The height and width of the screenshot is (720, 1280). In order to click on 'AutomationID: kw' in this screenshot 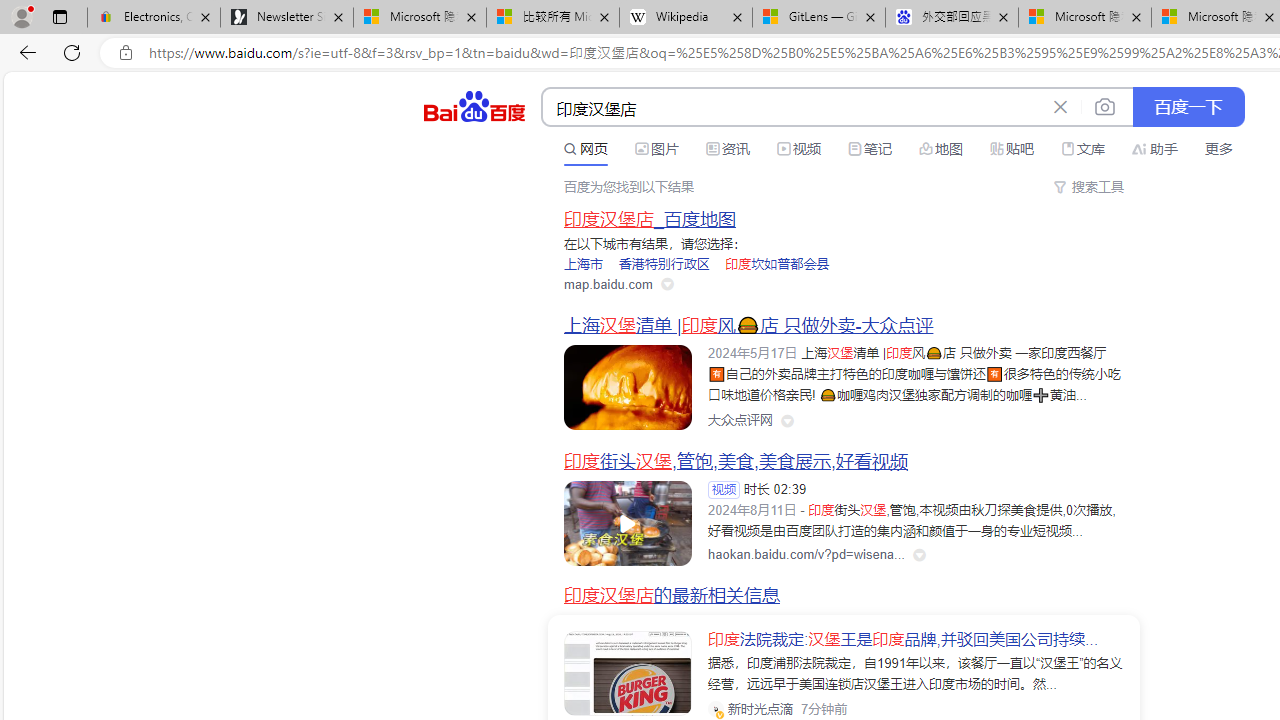, I will do `click(792, 108)`.